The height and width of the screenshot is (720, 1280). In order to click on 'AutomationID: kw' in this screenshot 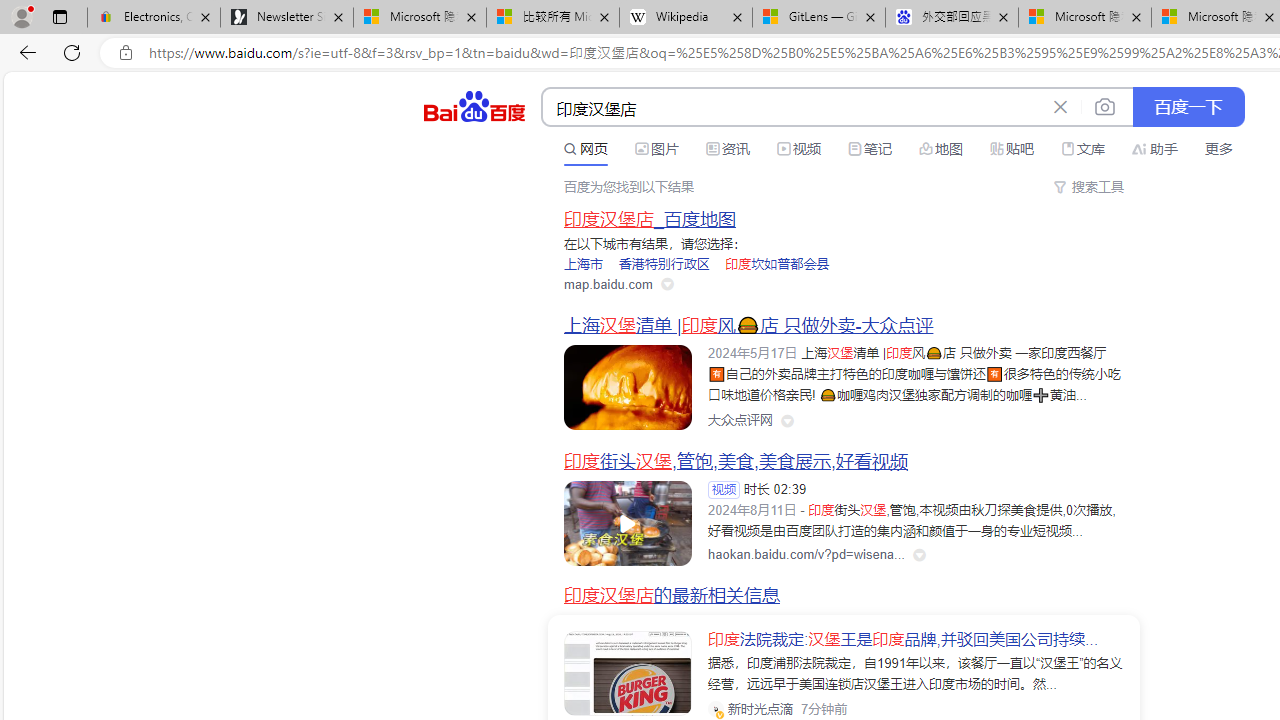, I will do `click(792, 108)`.